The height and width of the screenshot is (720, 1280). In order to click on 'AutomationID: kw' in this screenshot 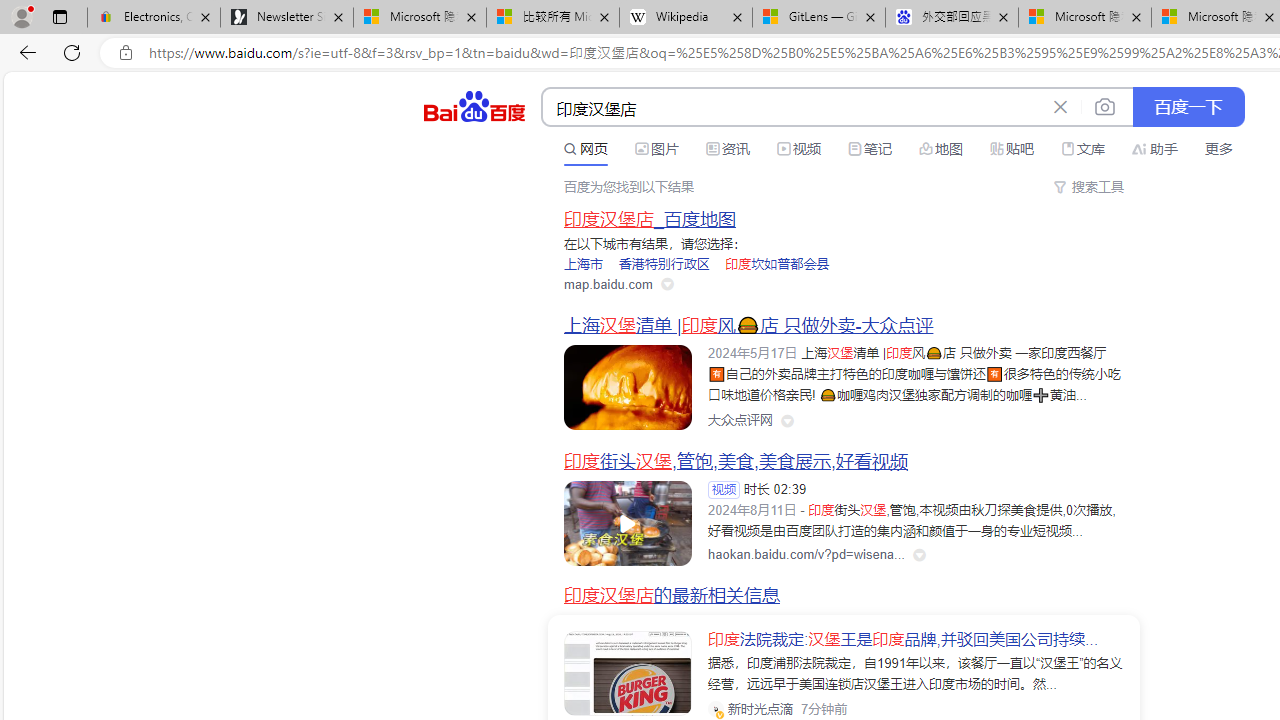, I will do `click(792, 108)`.